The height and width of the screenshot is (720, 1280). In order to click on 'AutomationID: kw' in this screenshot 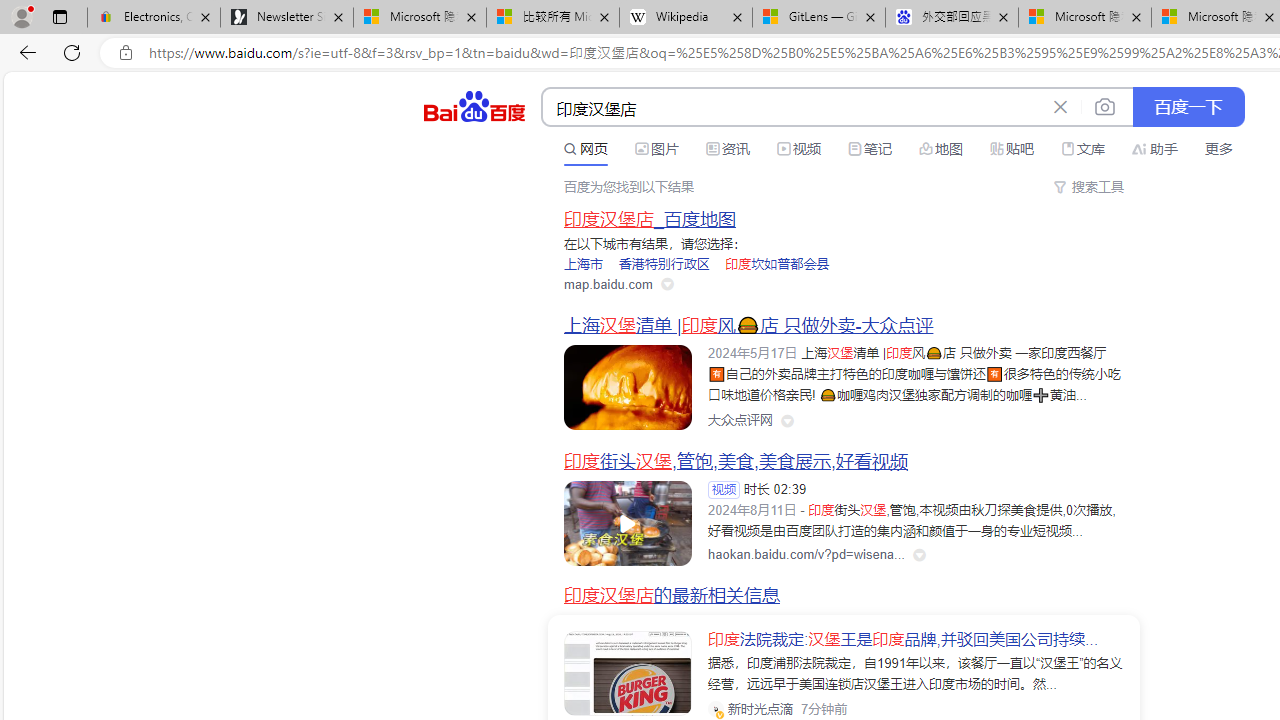, I will do `click(792, 108)`.